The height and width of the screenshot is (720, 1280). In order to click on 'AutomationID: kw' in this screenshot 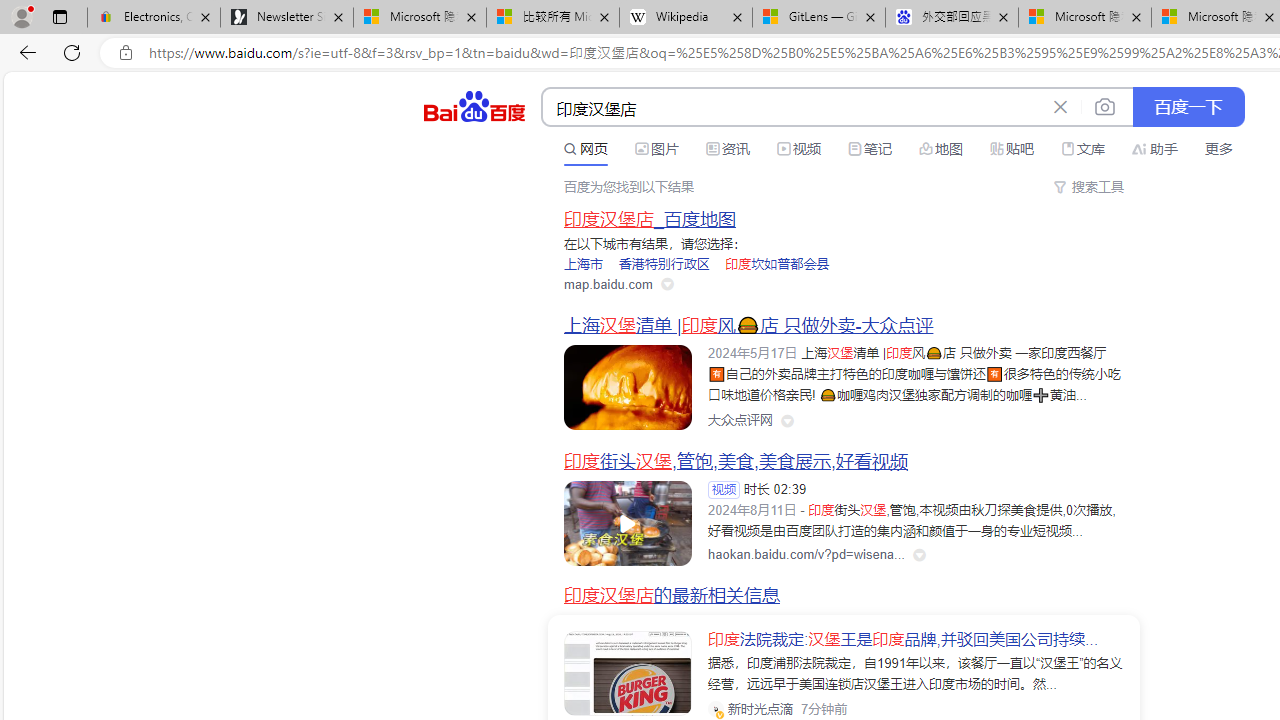, I will do `click(792, 108)`.